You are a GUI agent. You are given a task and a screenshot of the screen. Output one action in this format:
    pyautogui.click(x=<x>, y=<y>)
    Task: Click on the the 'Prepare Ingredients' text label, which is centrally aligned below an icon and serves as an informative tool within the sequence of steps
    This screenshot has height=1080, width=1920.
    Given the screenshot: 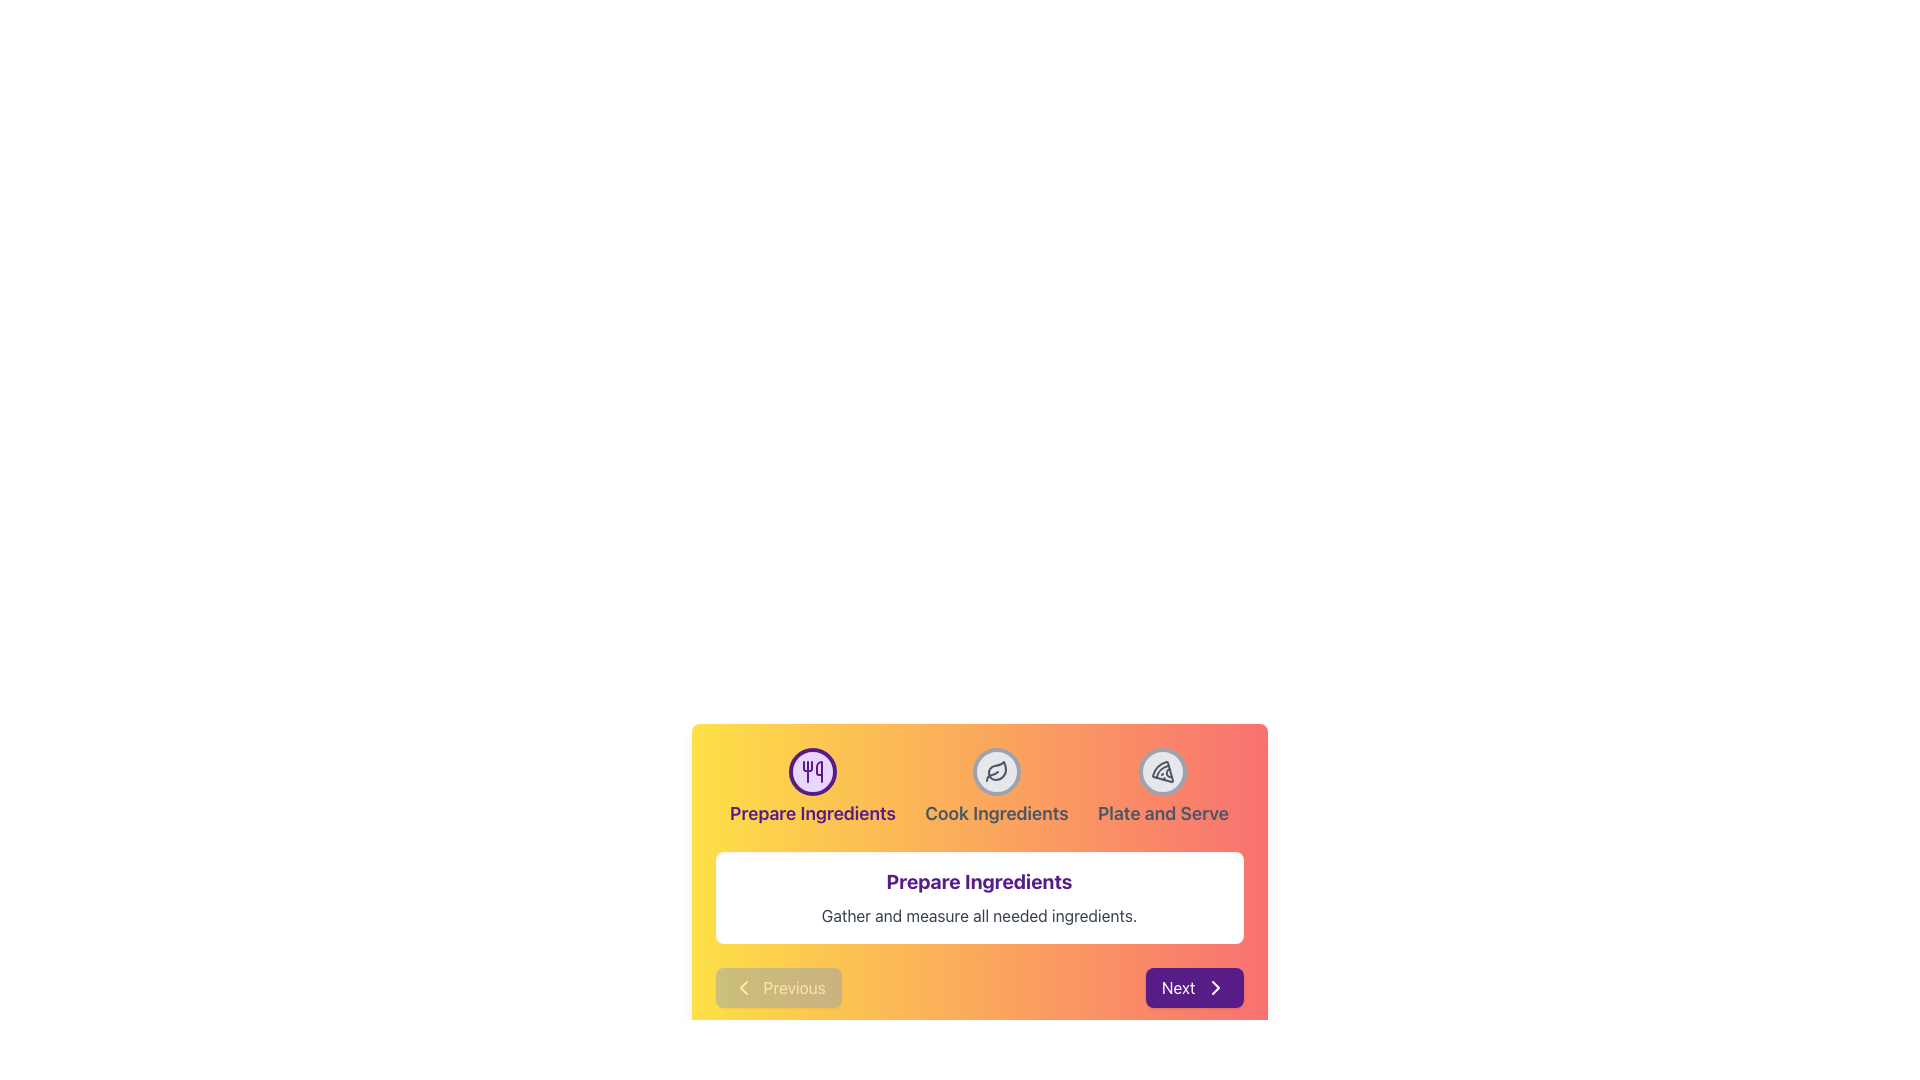 What is the action you would take?
    pyautogui.click(x=813, y=813)
    